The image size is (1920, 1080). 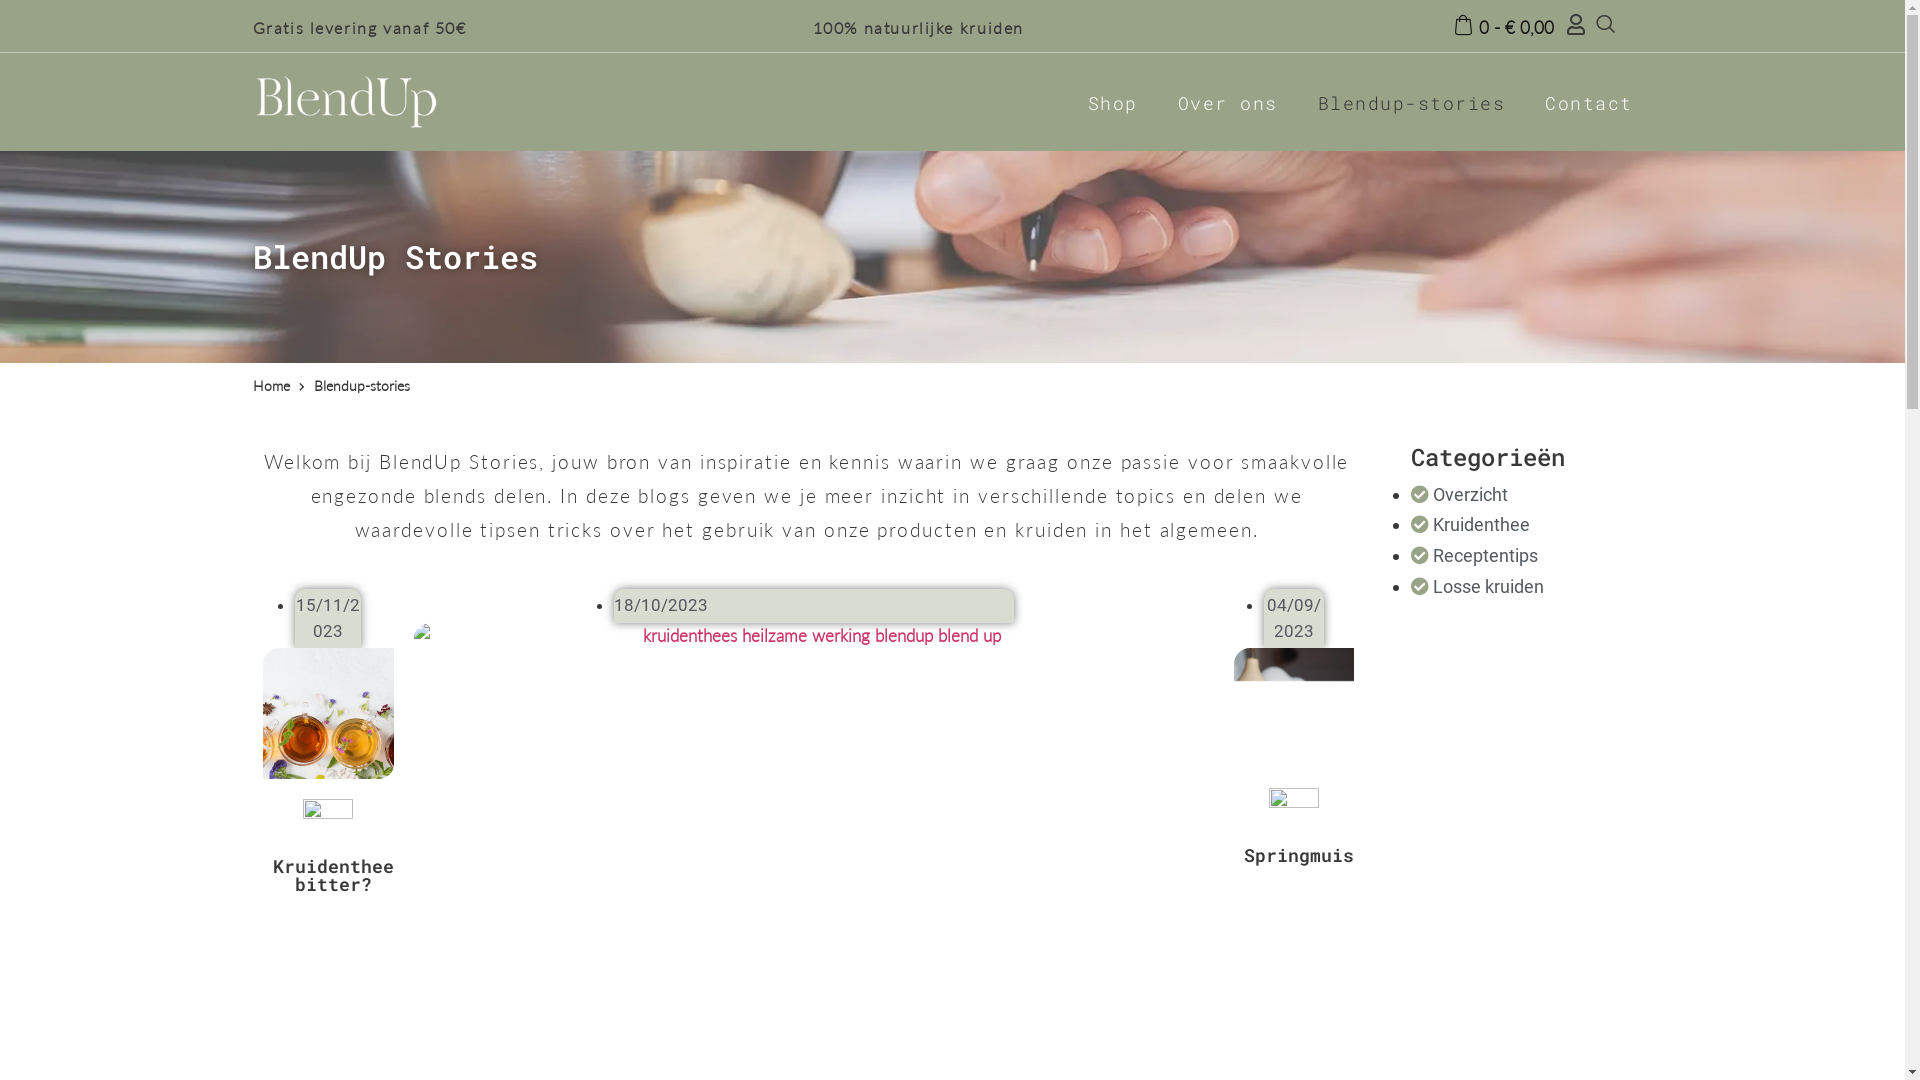 I want to click on '15/11/2023', so click(x=327, y=616).